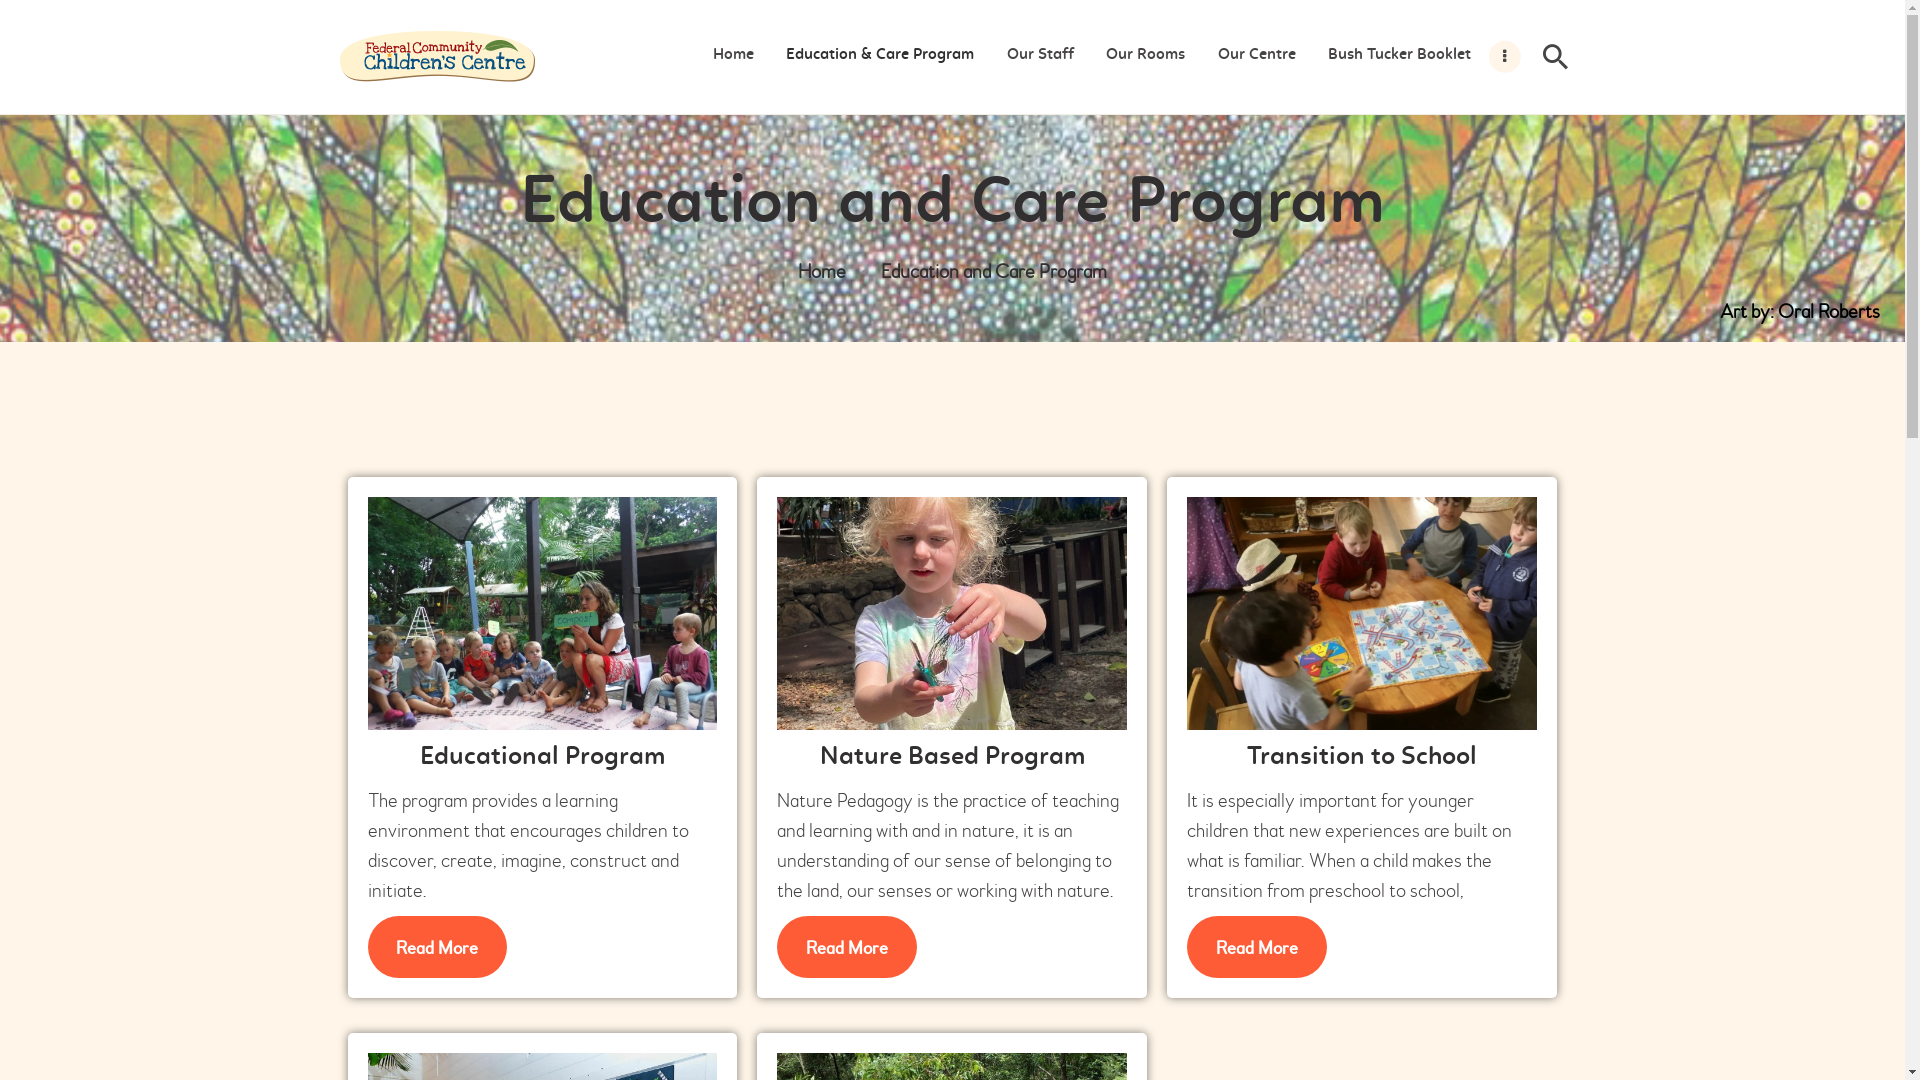 Image resolution: width=1920 pixels, height=1080 pixels. What do you see at coordinates (1040, 55) in the screenshot?
I see `'Our Staff'` at bounding box center [1040, 55].